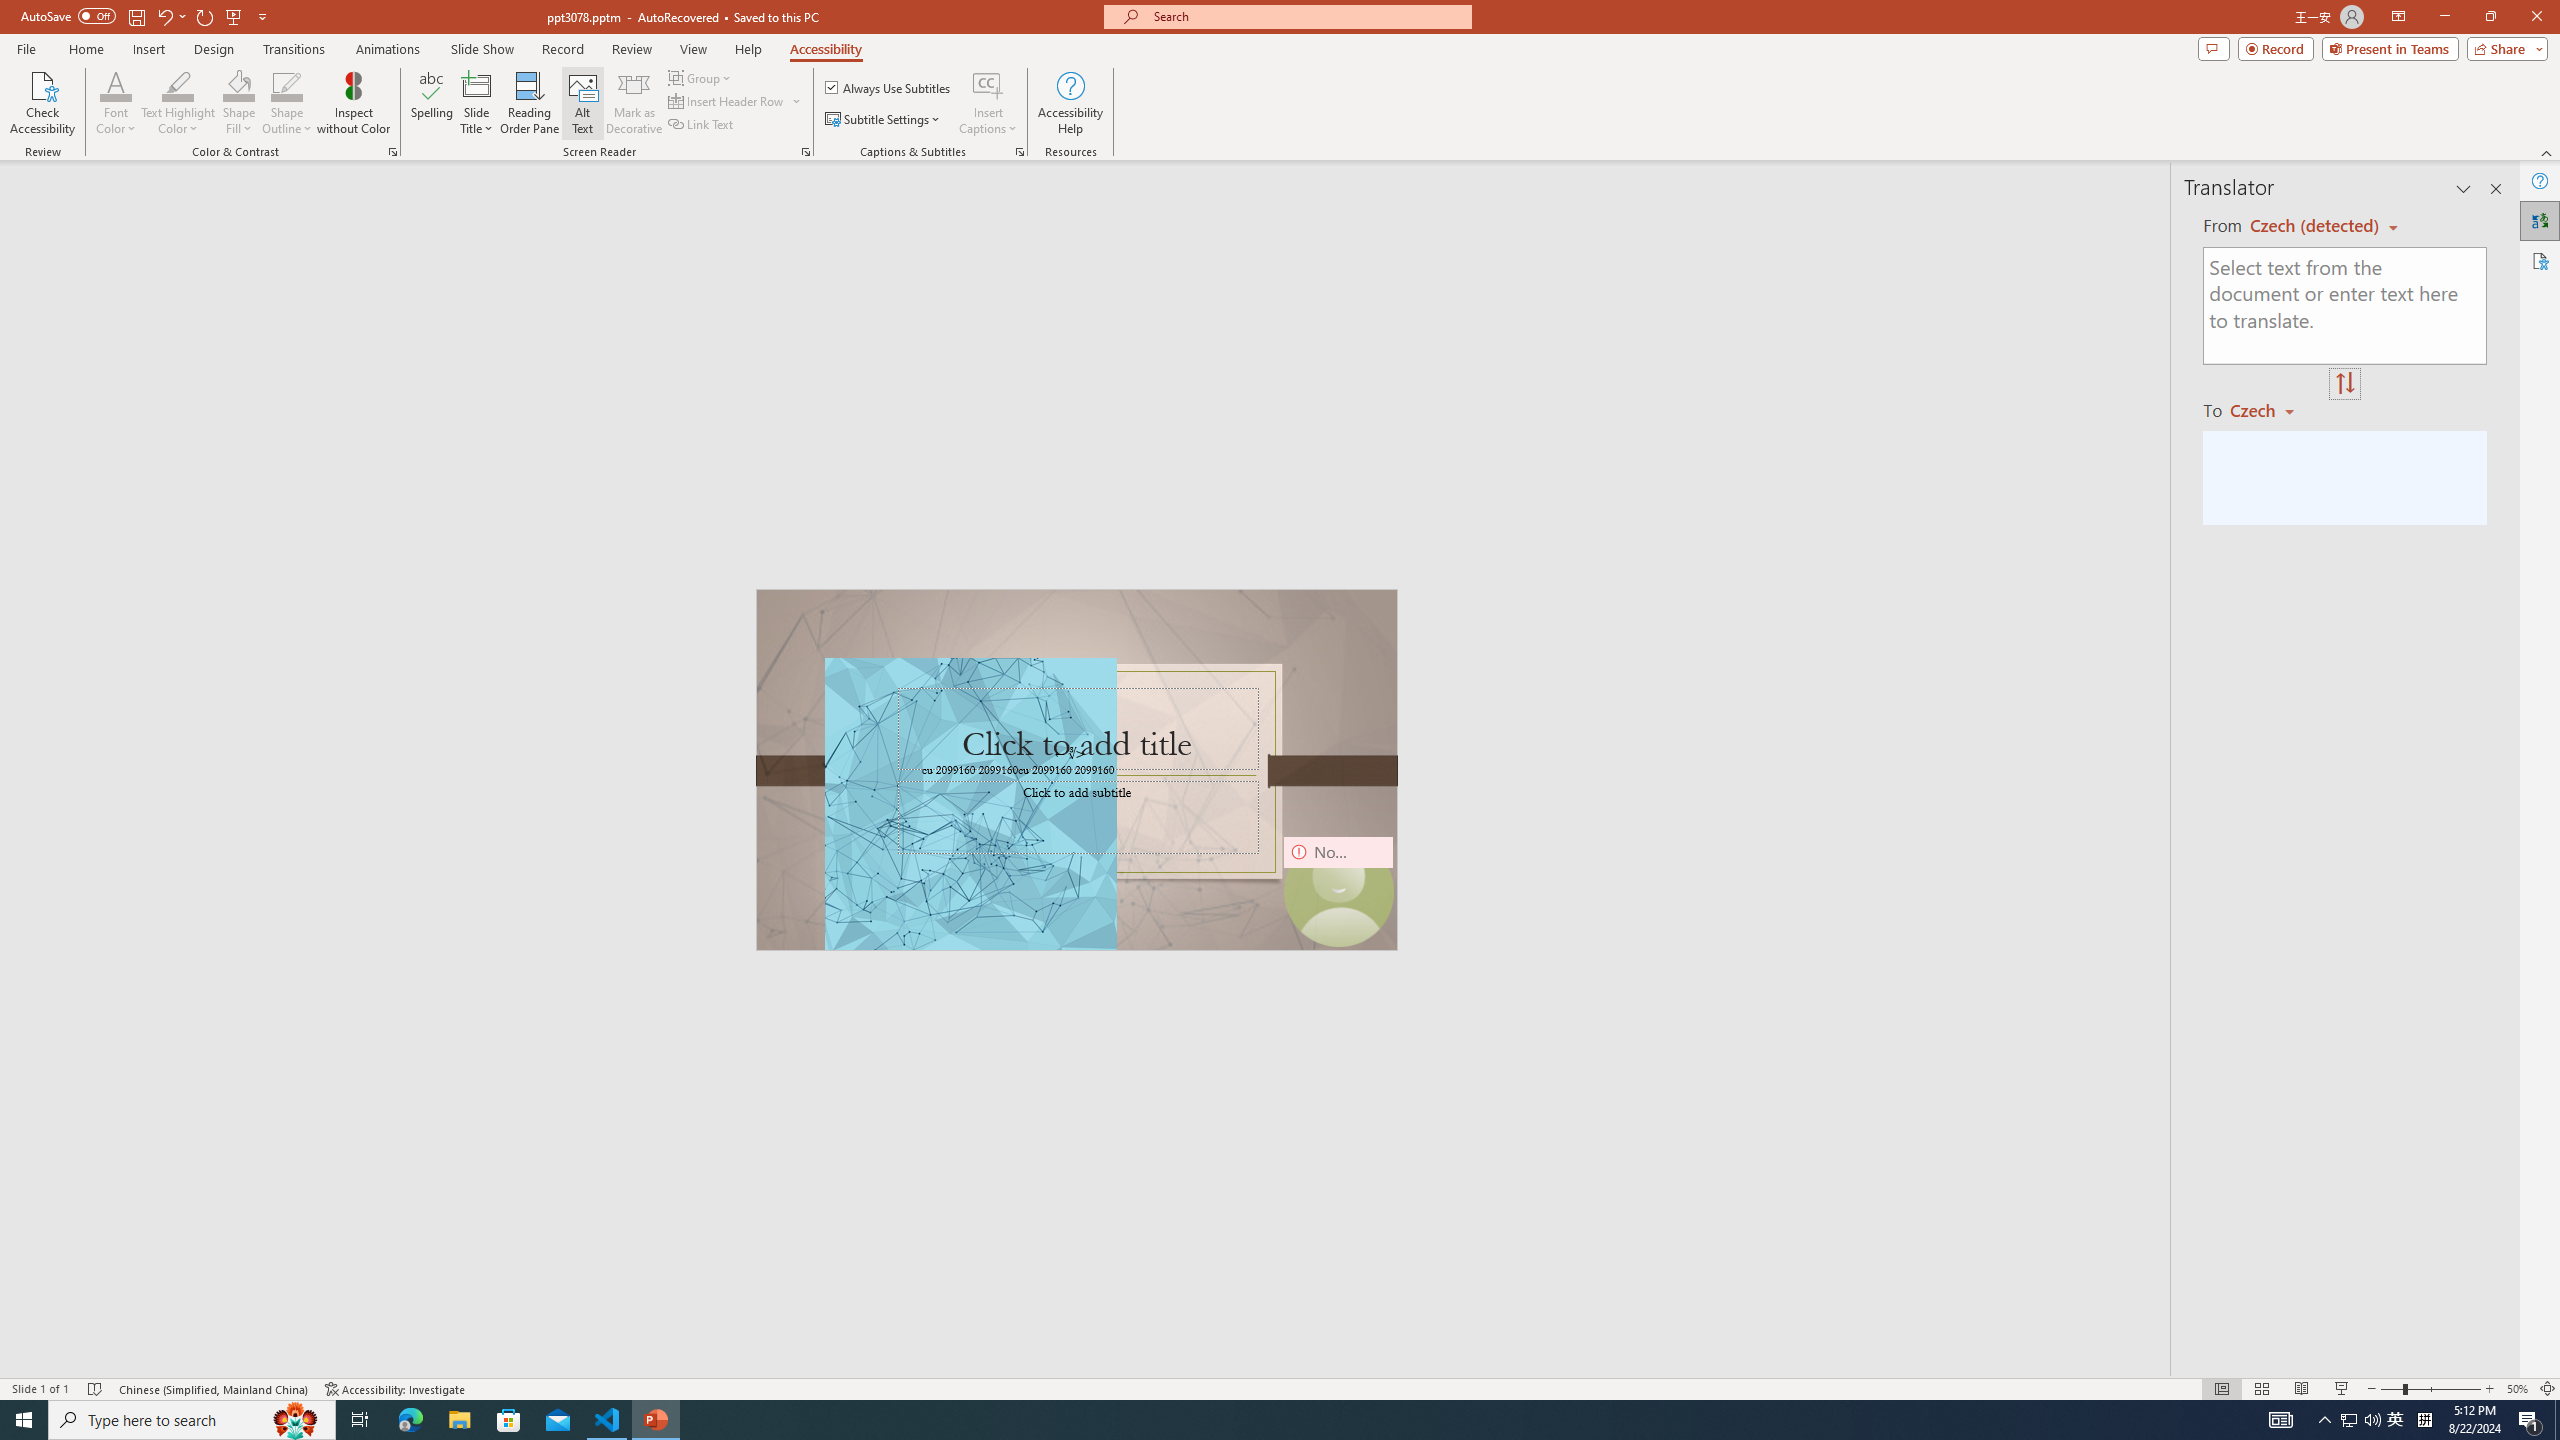  What do you see at coordinates (1019, 150) in the screenshot?
I see `'Captions & Subtitles'` at bounding box center [1019, 150].